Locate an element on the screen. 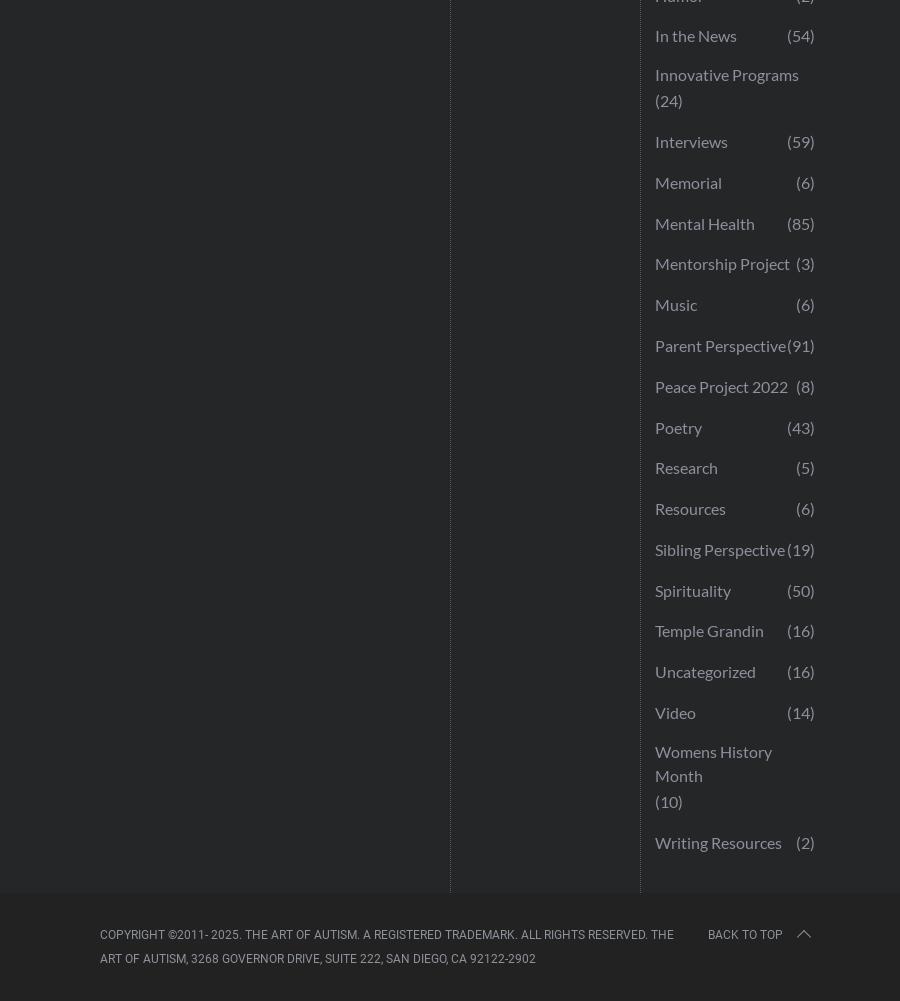 This screenshot has width=900, height=1001. 'Music' is located at coordinates (675, 304).